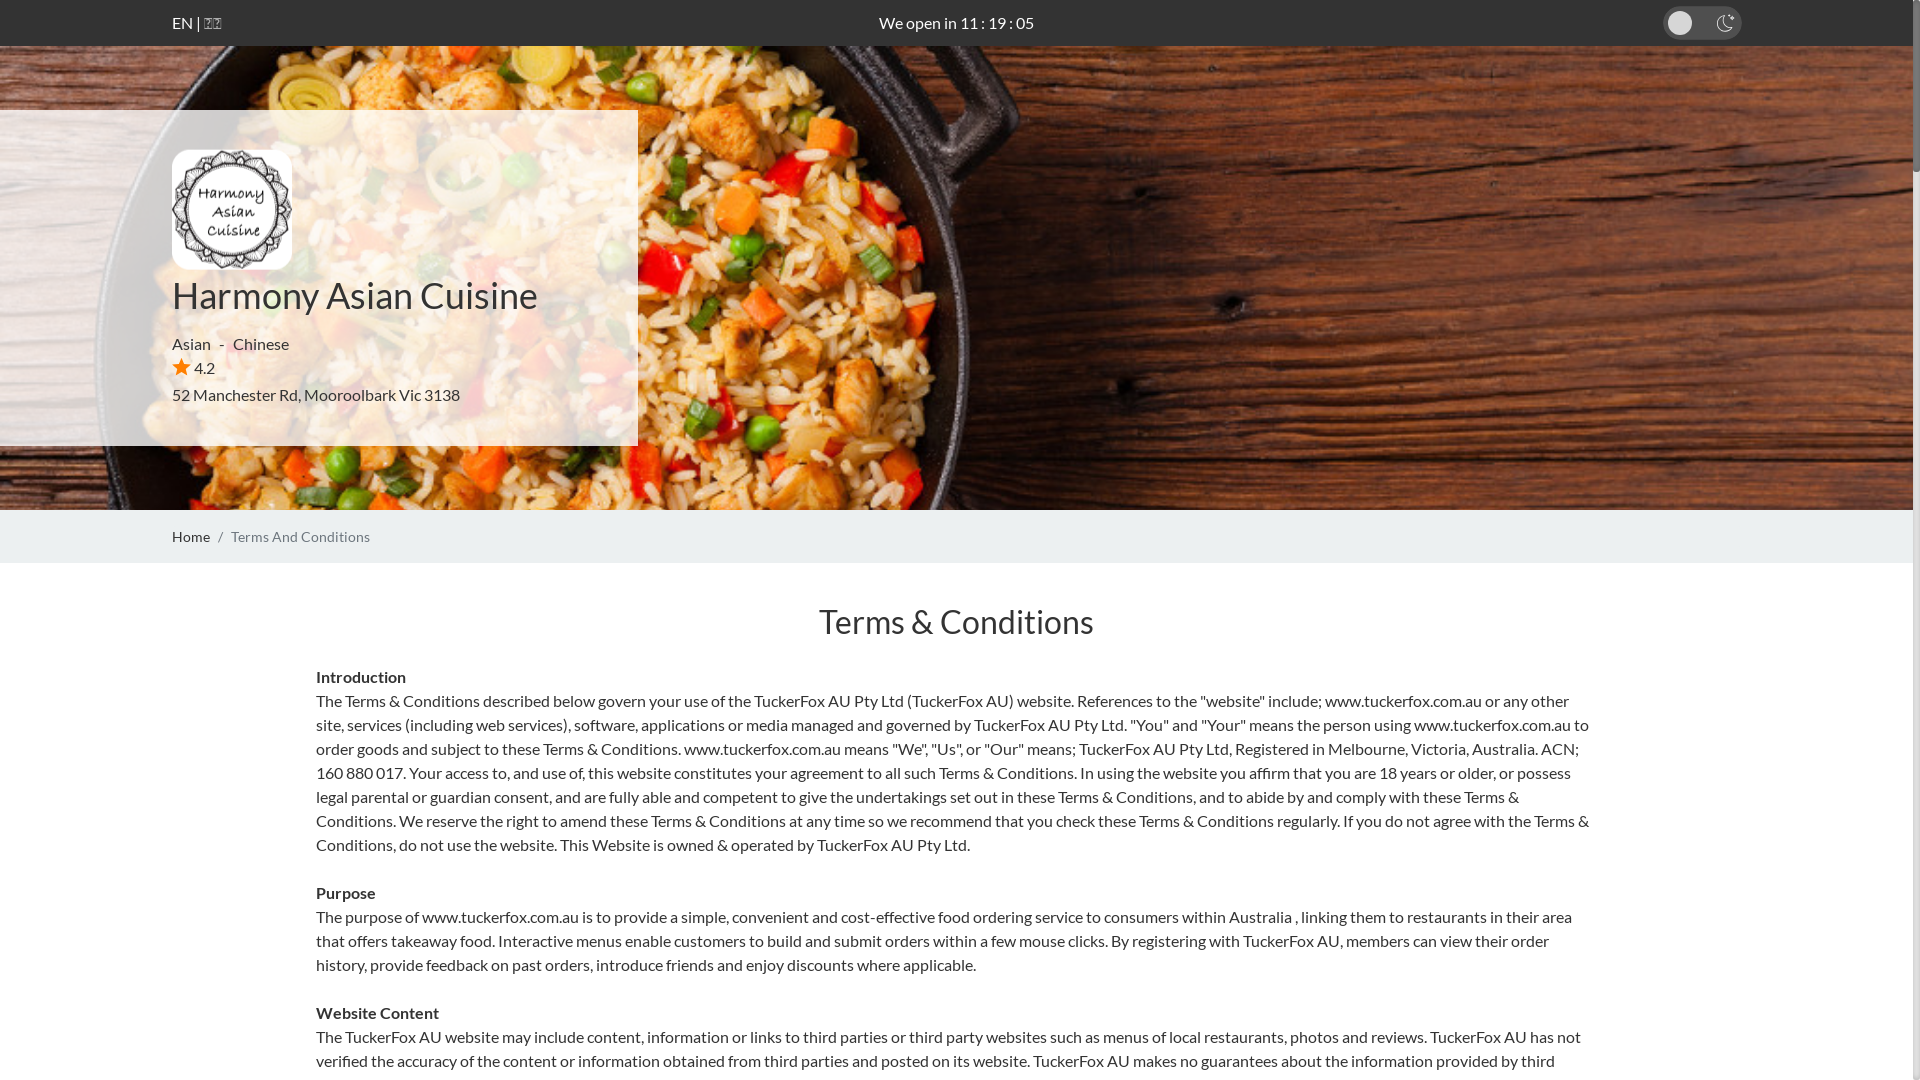 Image resolution: width=1920 pixels, height=1080 pixels. What do you see at coordinates (182, 22) in the screenshot?
I see `'EN'` at bounding box center [182, 22].